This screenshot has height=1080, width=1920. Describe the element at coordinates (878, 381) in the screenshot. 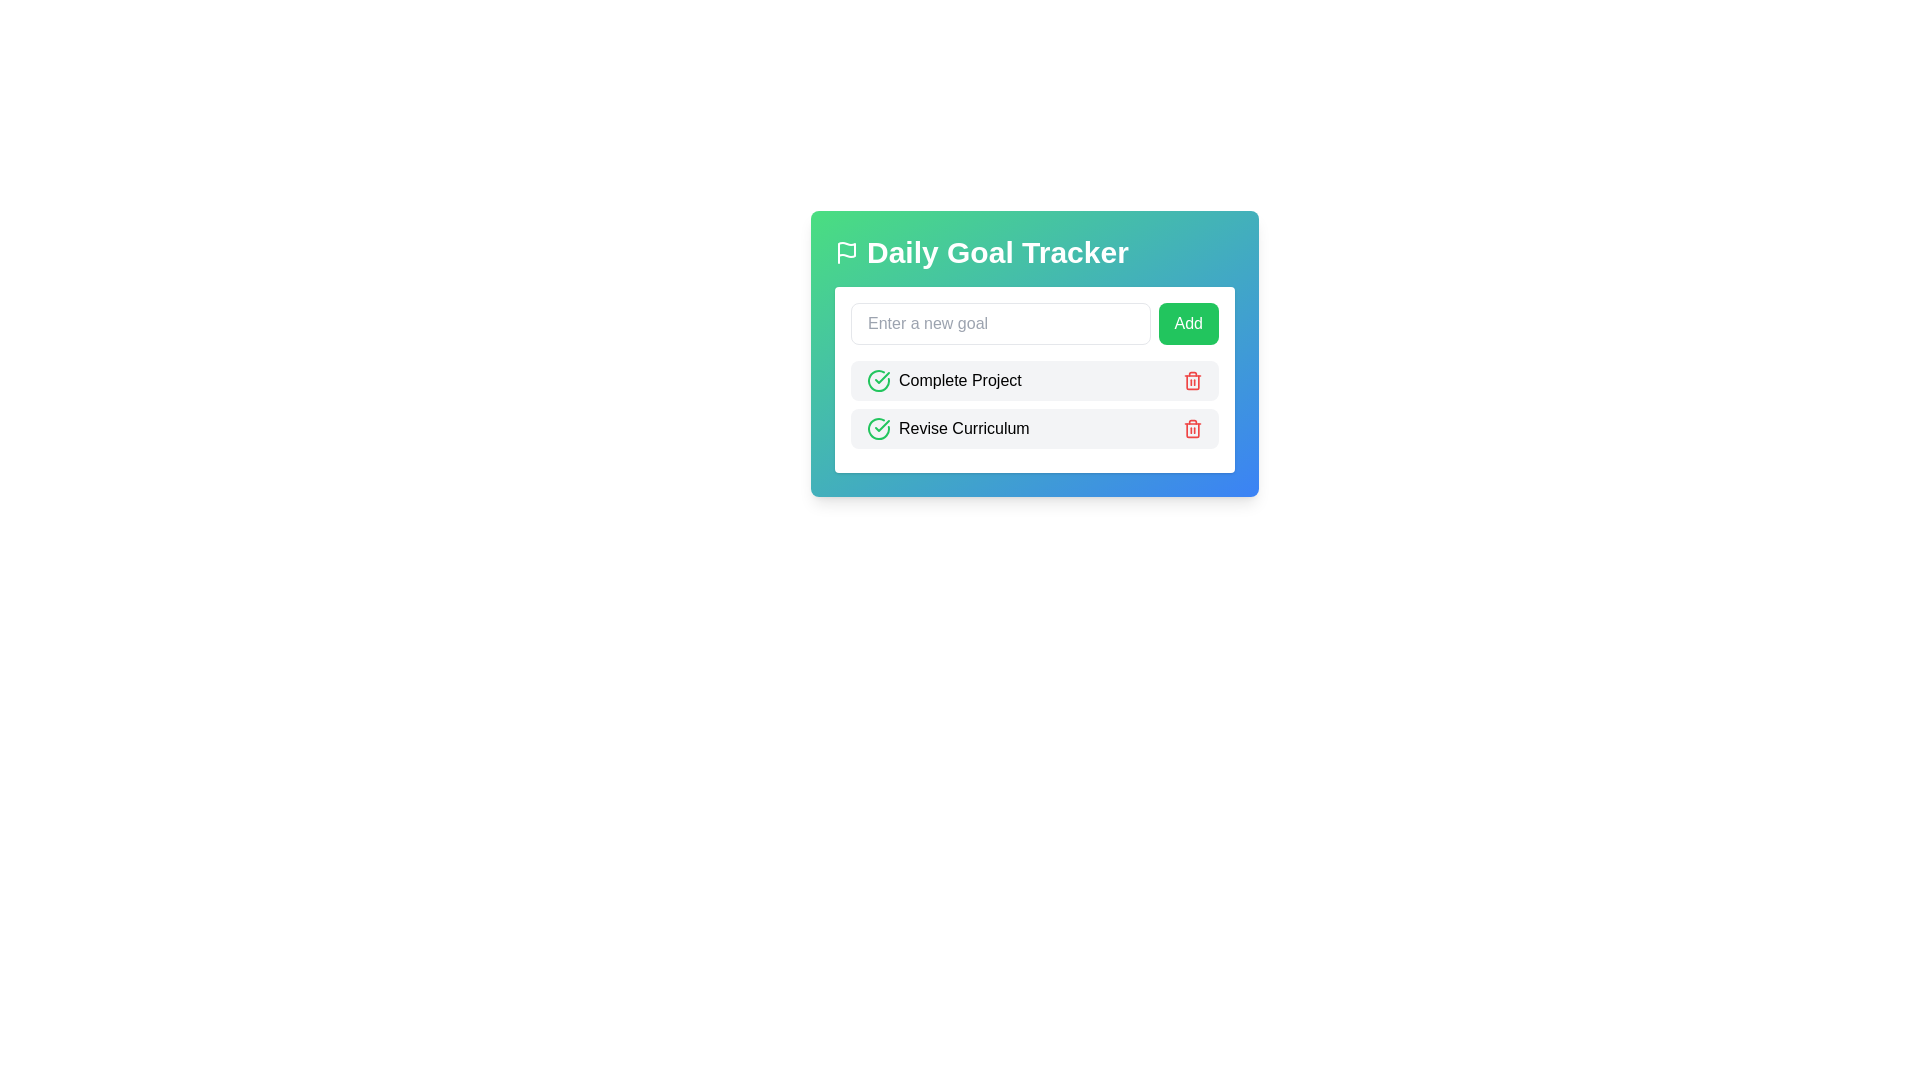

I see `the SVG icon representing the completion status of the 'Revise Curriculum' task in the 'Daily Goal Tracker' interface` at that location.